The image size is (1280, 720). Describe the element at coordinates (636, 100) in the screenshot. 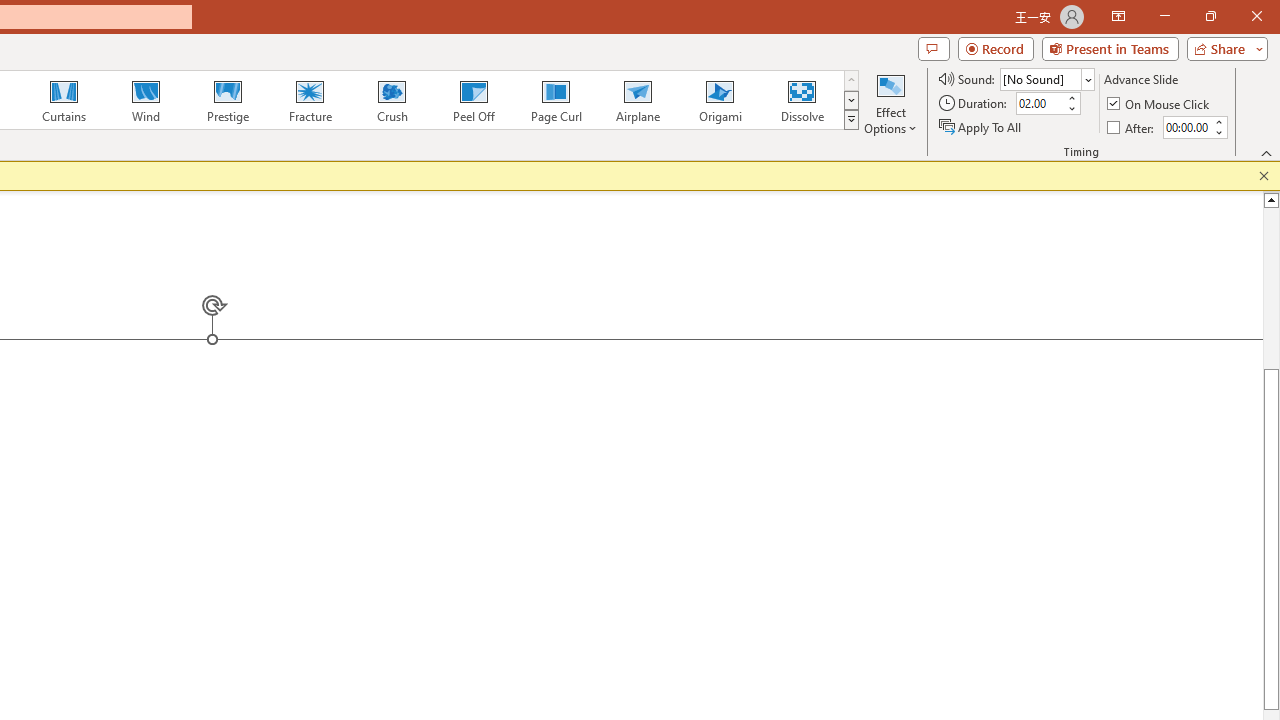

I see `'Airplane'` at that location.